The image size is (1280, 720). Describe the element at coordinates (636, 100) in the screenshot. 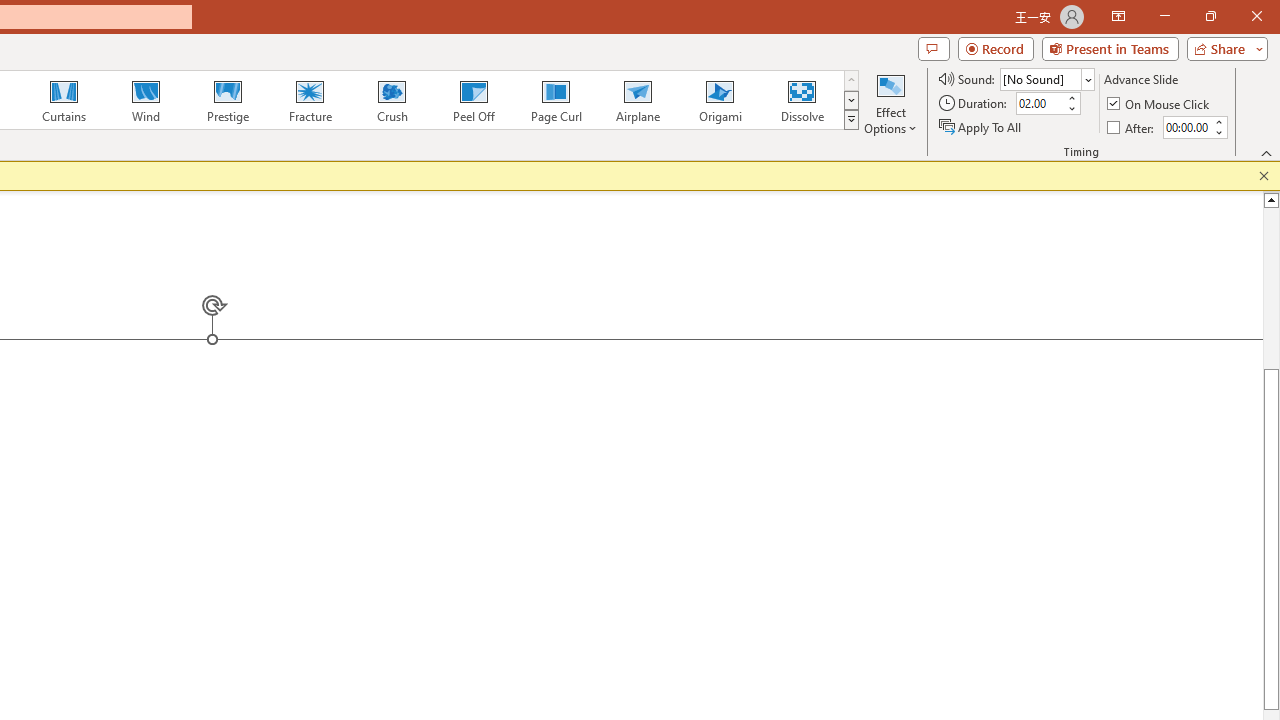

I see `'Airplane'` at that location.